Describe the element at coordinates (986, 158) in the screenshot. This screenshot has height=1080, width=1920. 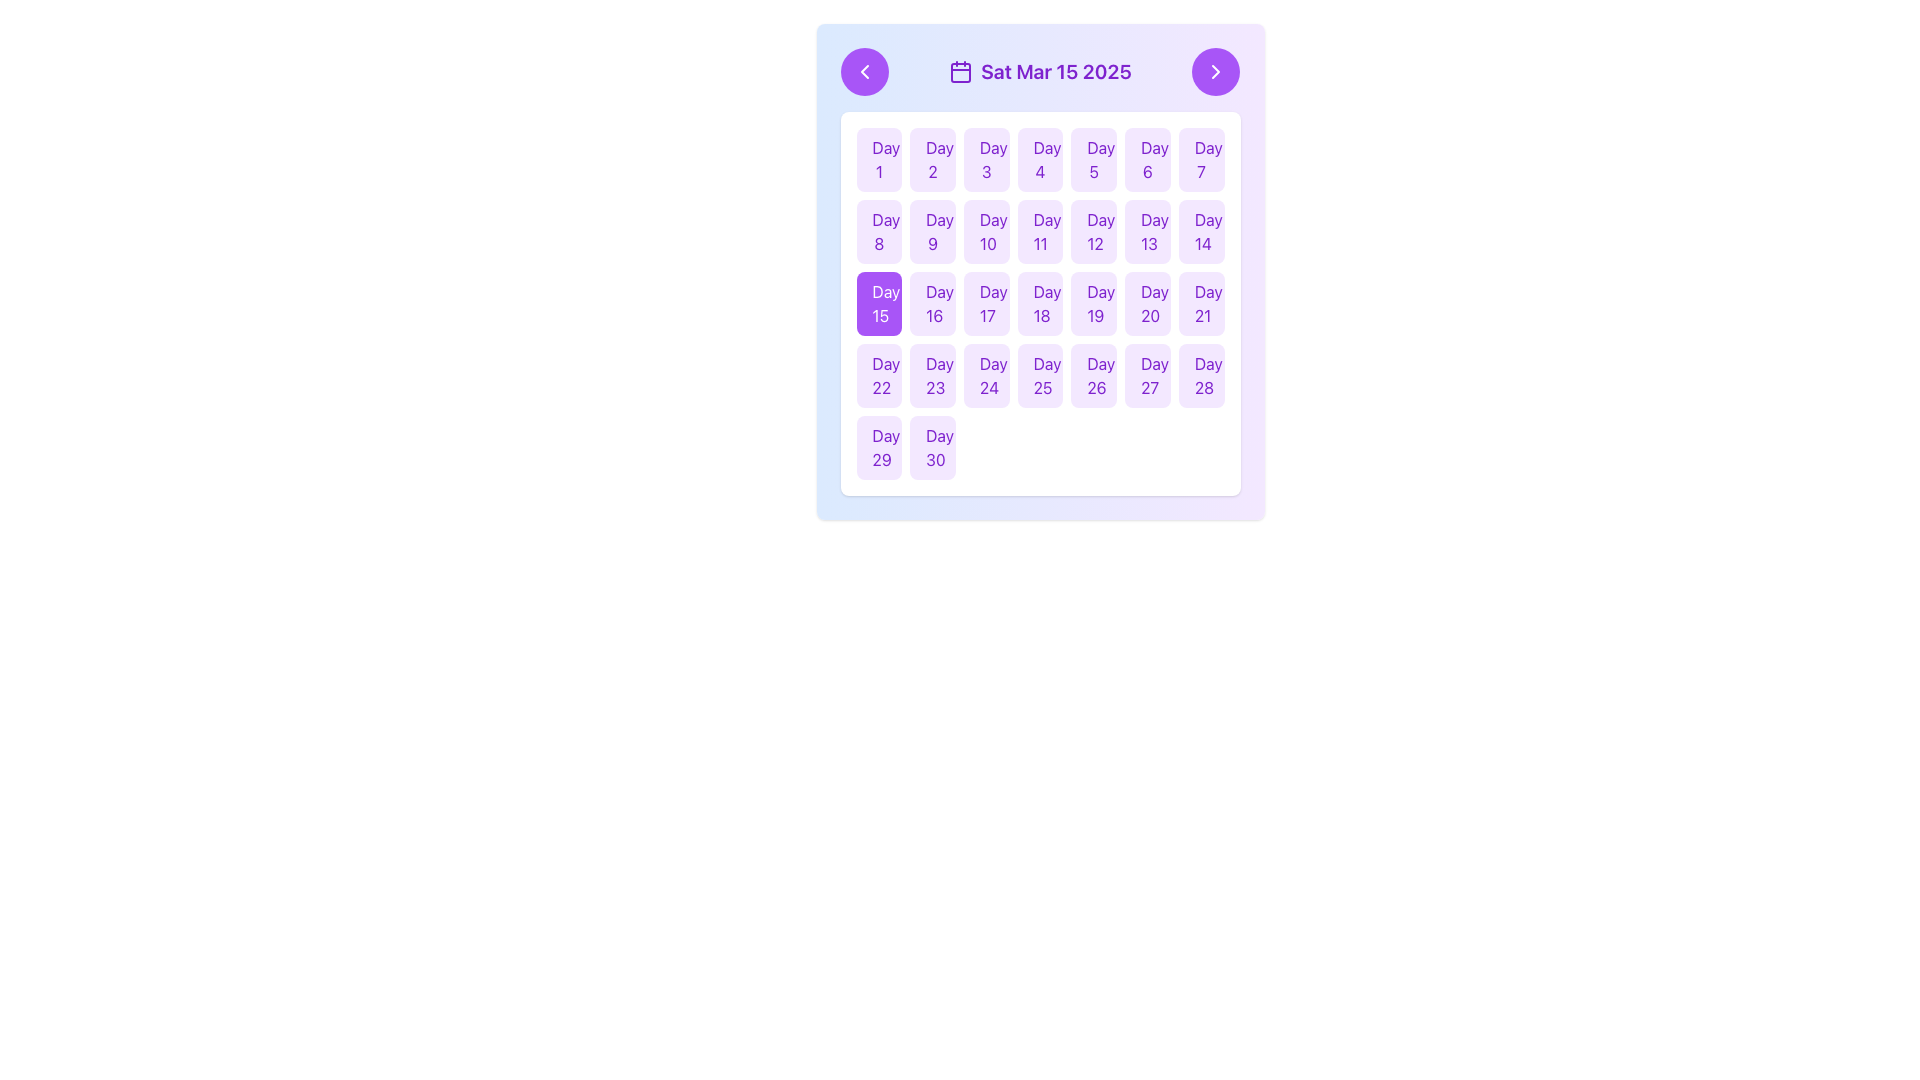
I see `the 'Day 3' label, which is a text label styled with a purple rounded rectangle background, located in the first row and third position of a grid layout` at that location.